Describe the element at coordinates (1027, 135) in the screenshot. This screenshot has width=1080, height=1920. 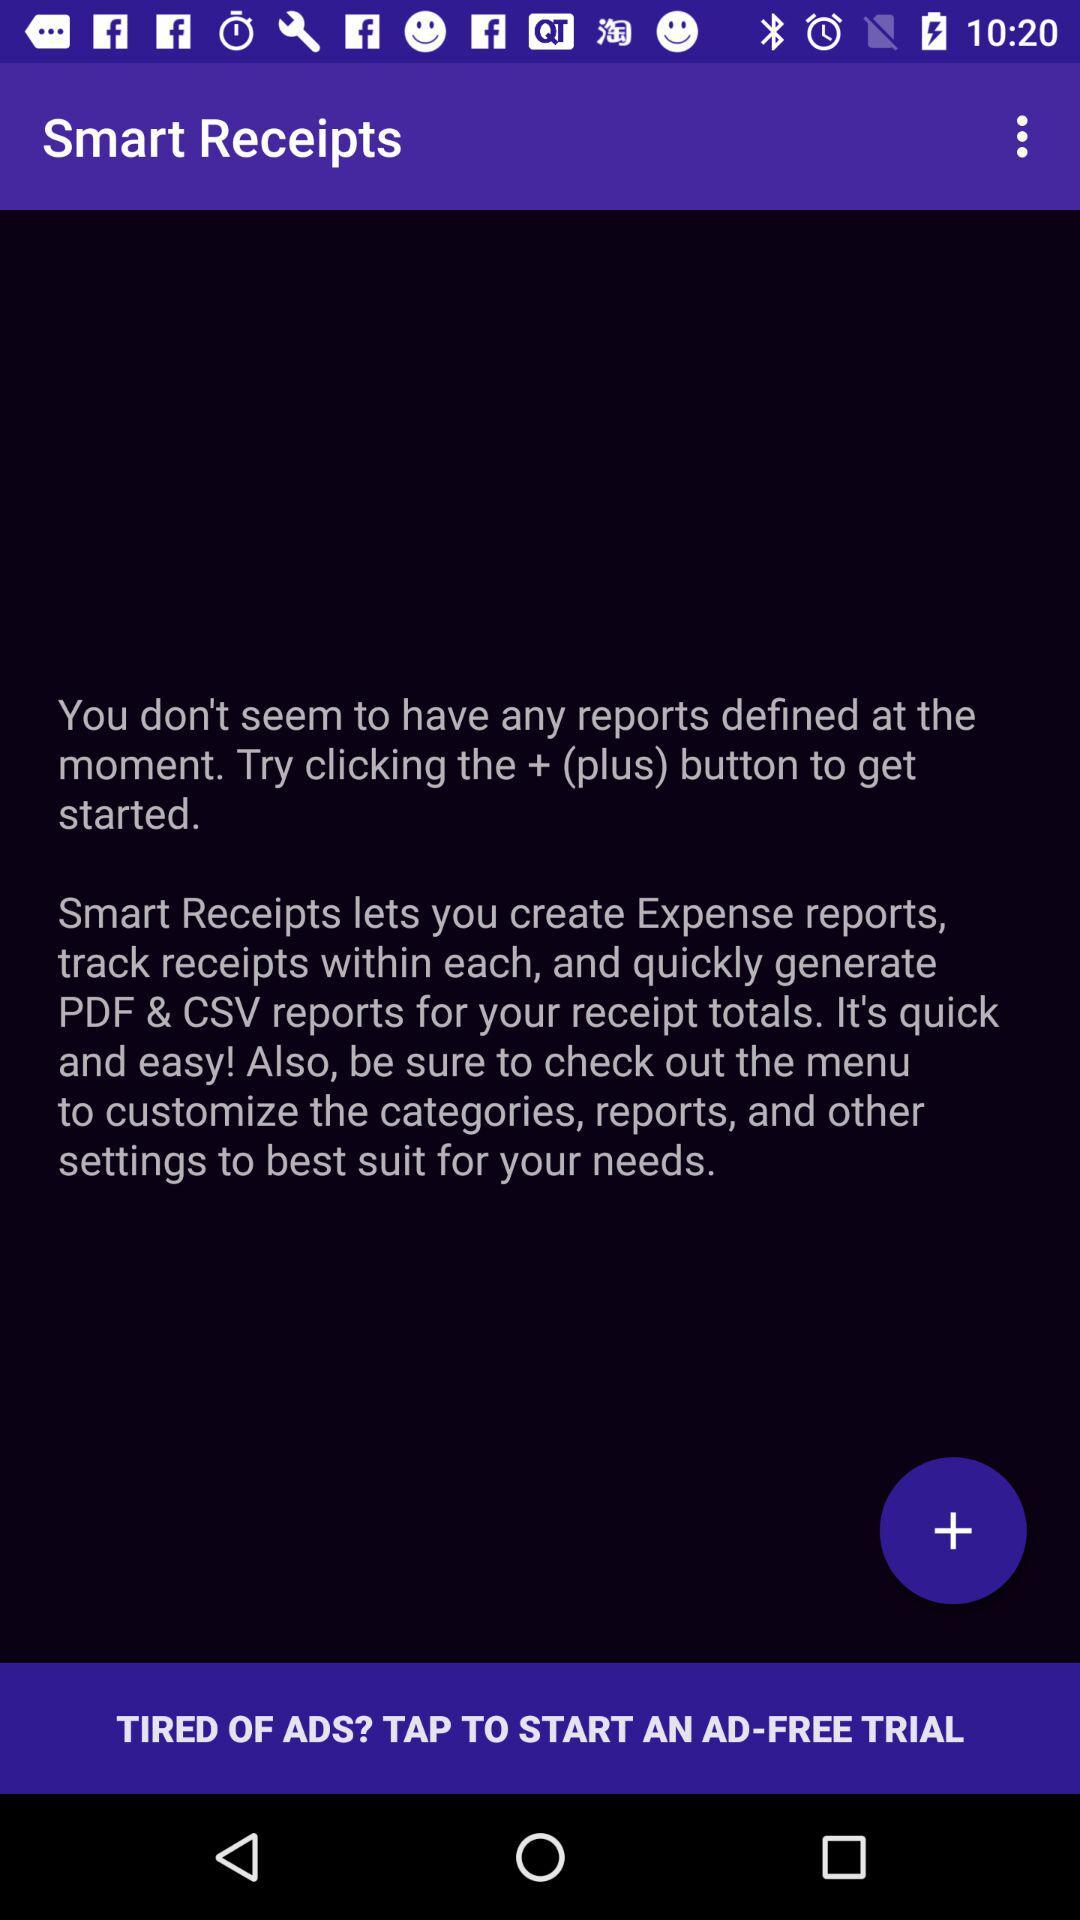
I see `the item at the top right corner` at that location.